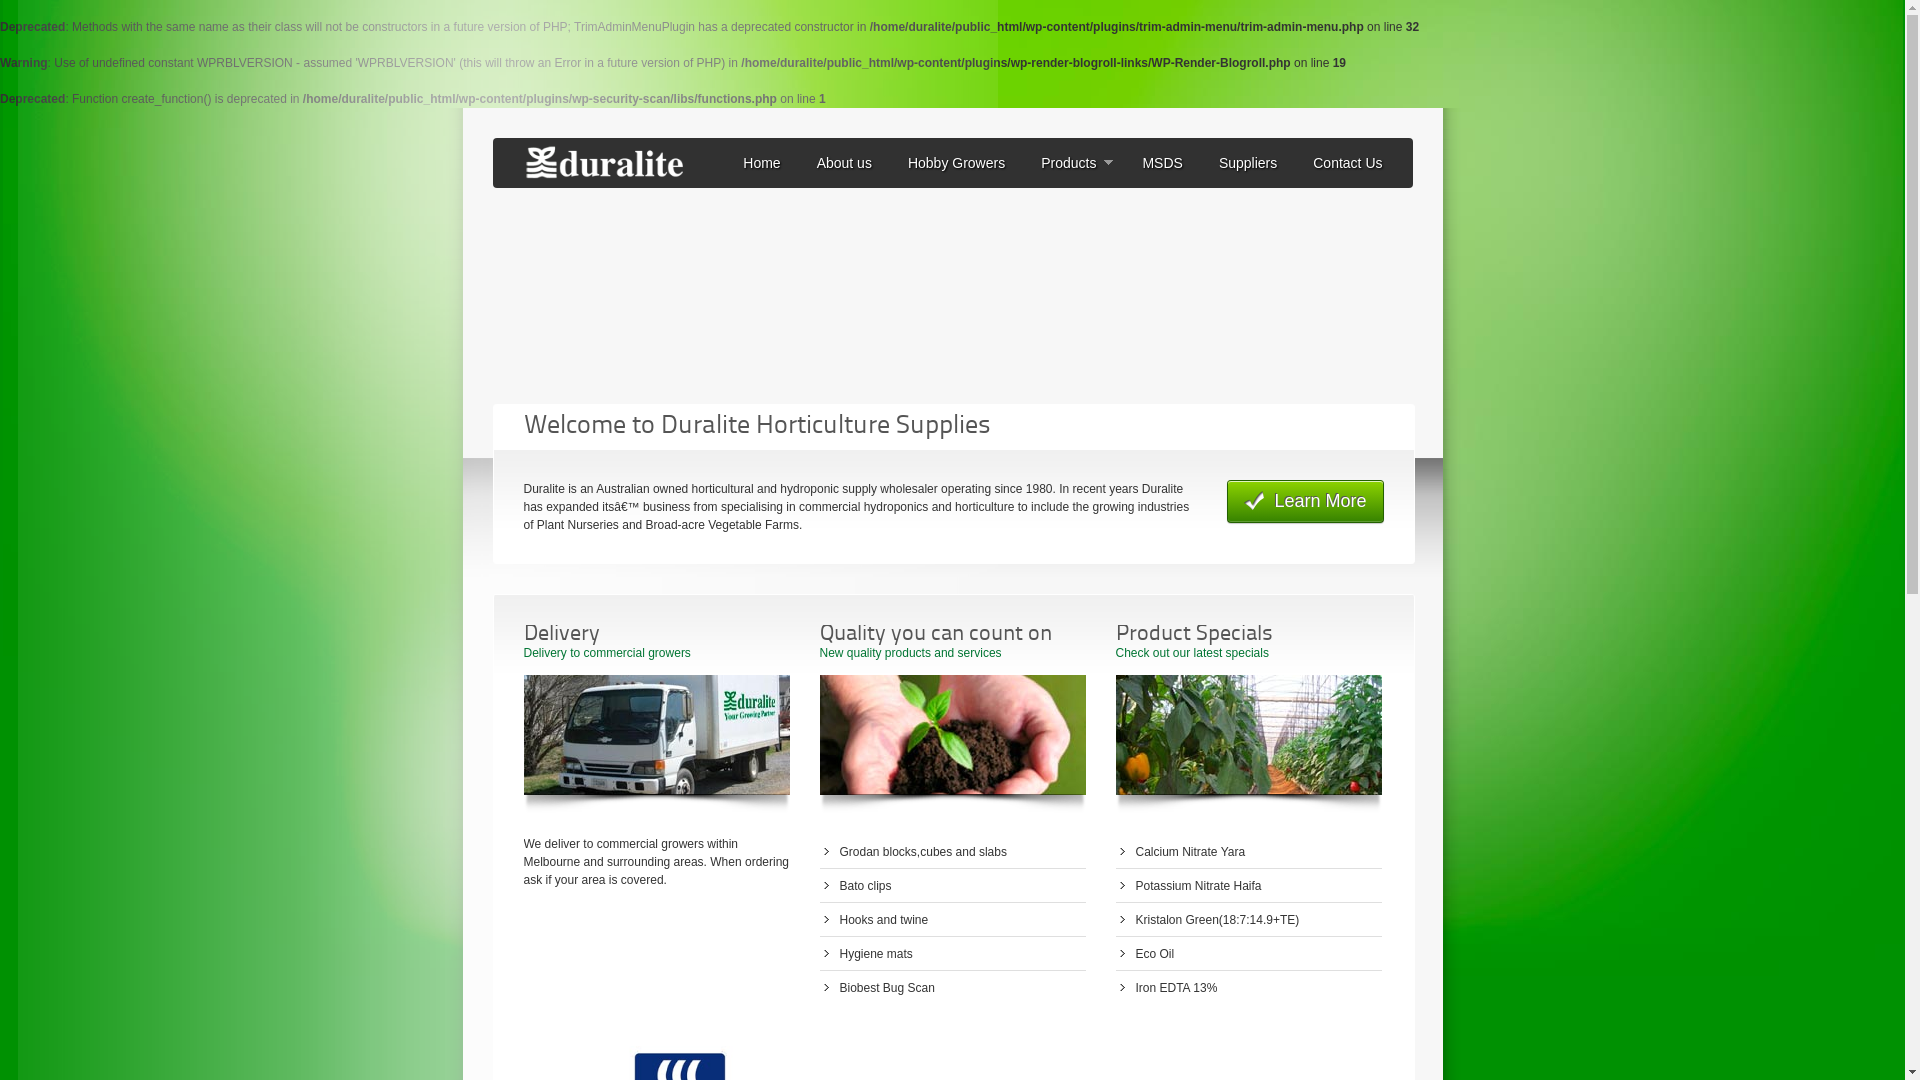 Image resolution: width=1920 pixels, height=1080 pixels. What do you see at coordinates (1247, 161) in the screenshot?
I see `'Suppliers'` at bounding box center [1247, 161].